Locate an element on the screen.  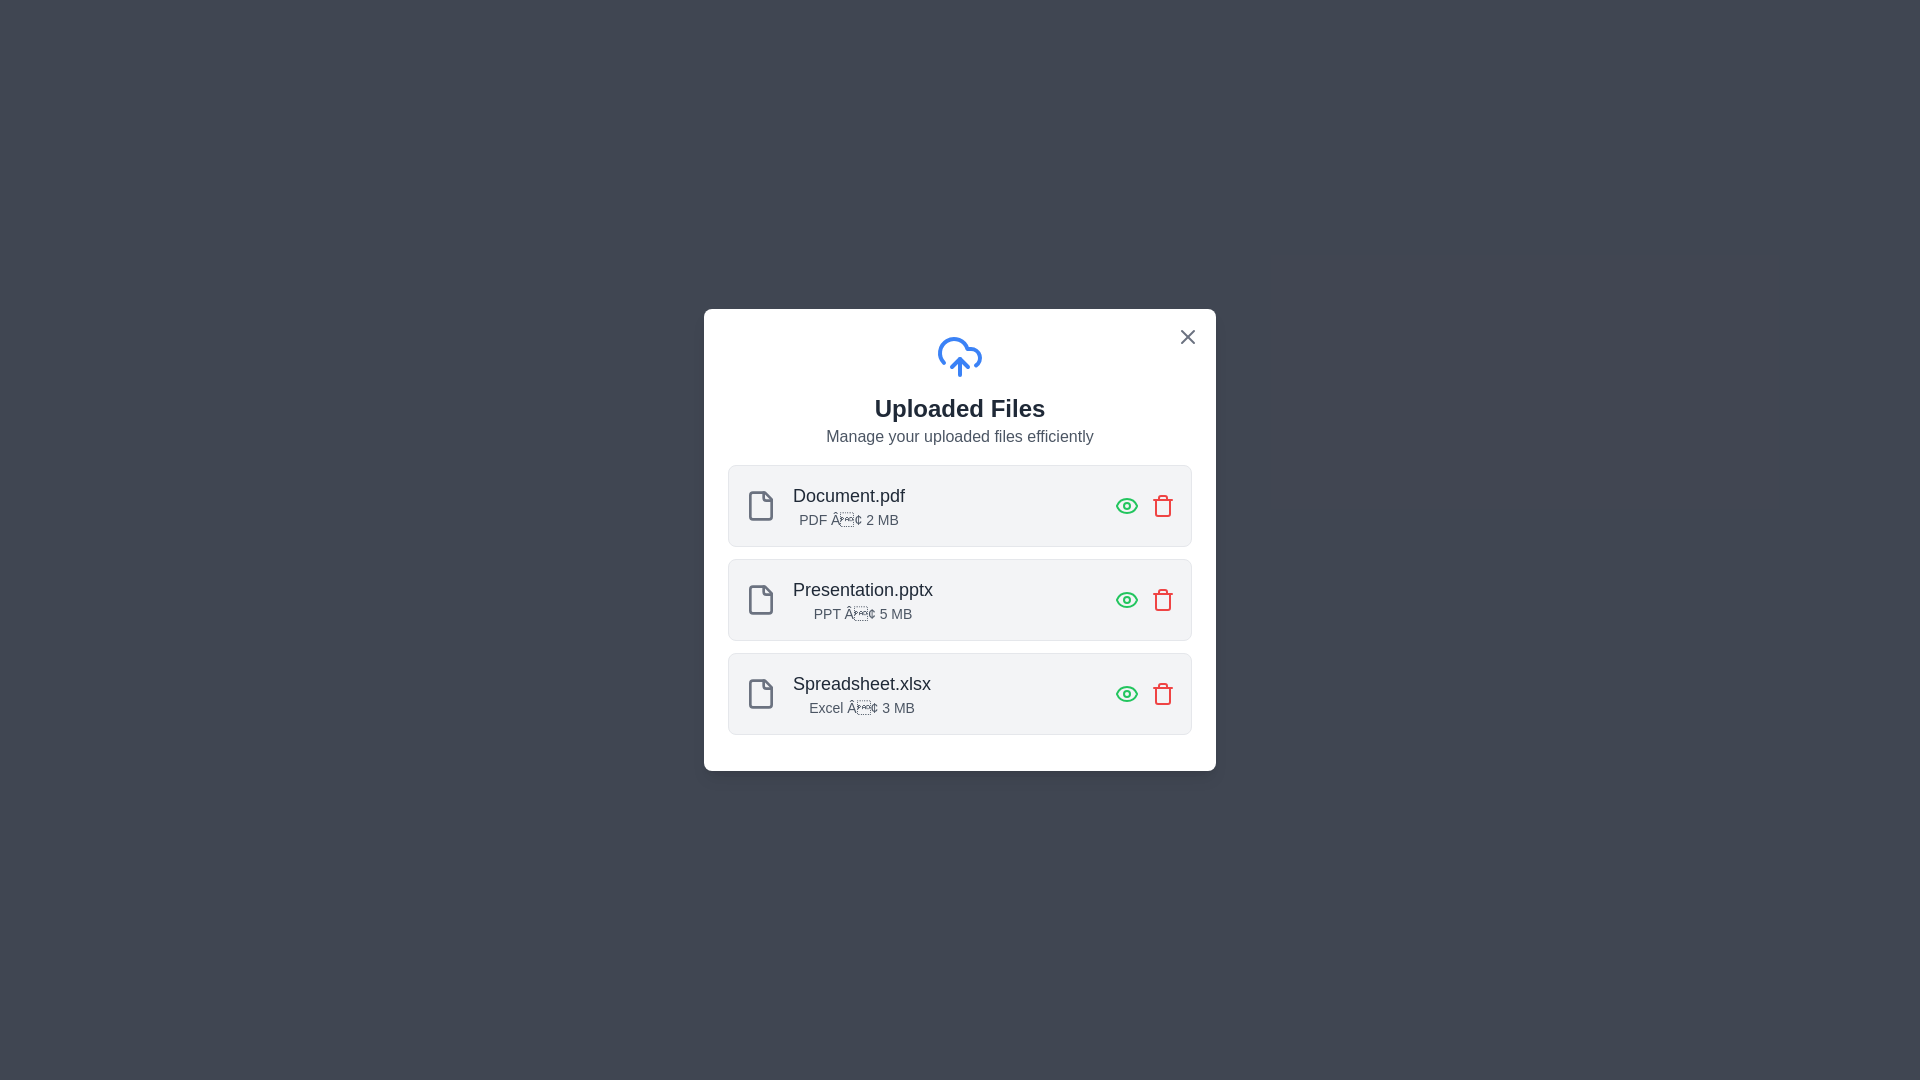
the trash bin icon in the button group located next to the 'Document.pdf' item listing, which is styled in red and indicates a delete function is located at coordinates (1145, 504).